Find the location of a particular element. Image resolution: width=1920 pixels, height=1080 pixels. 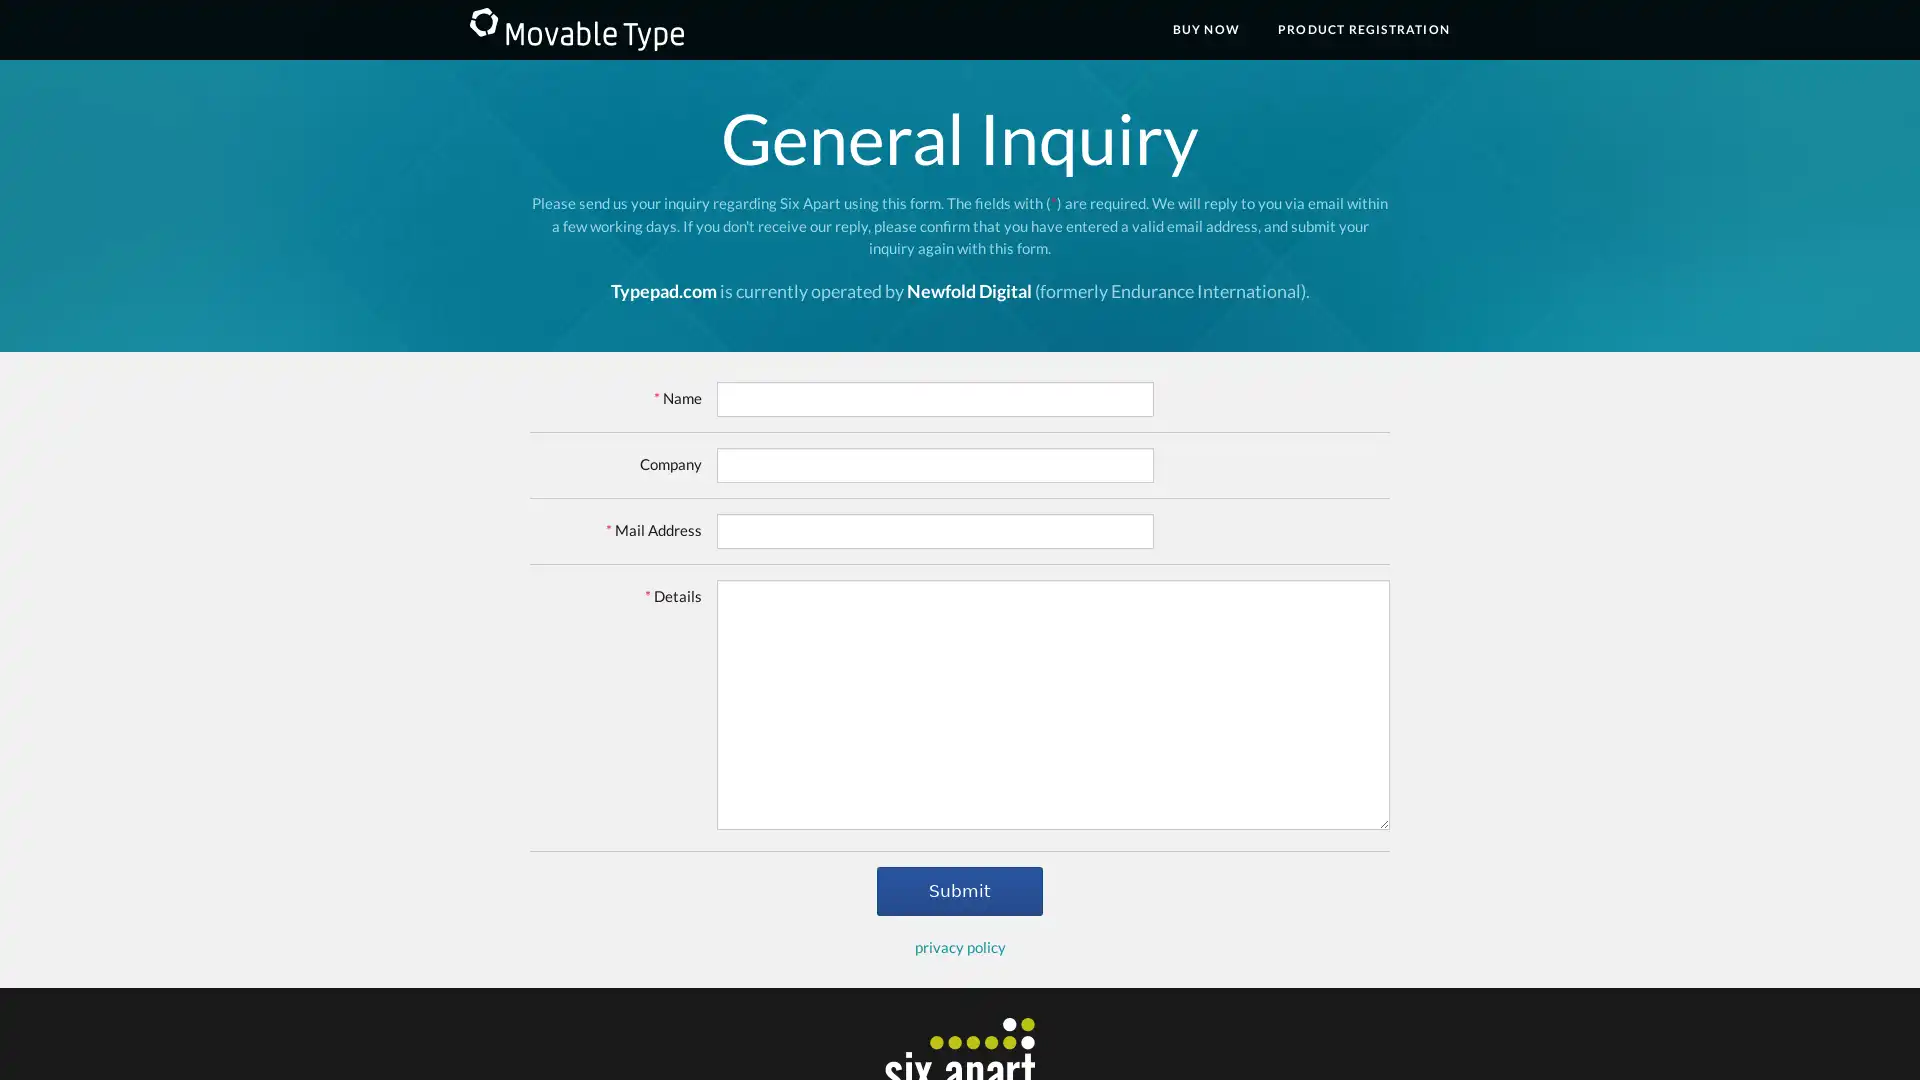

Submit is located at coordinates (958, 889).